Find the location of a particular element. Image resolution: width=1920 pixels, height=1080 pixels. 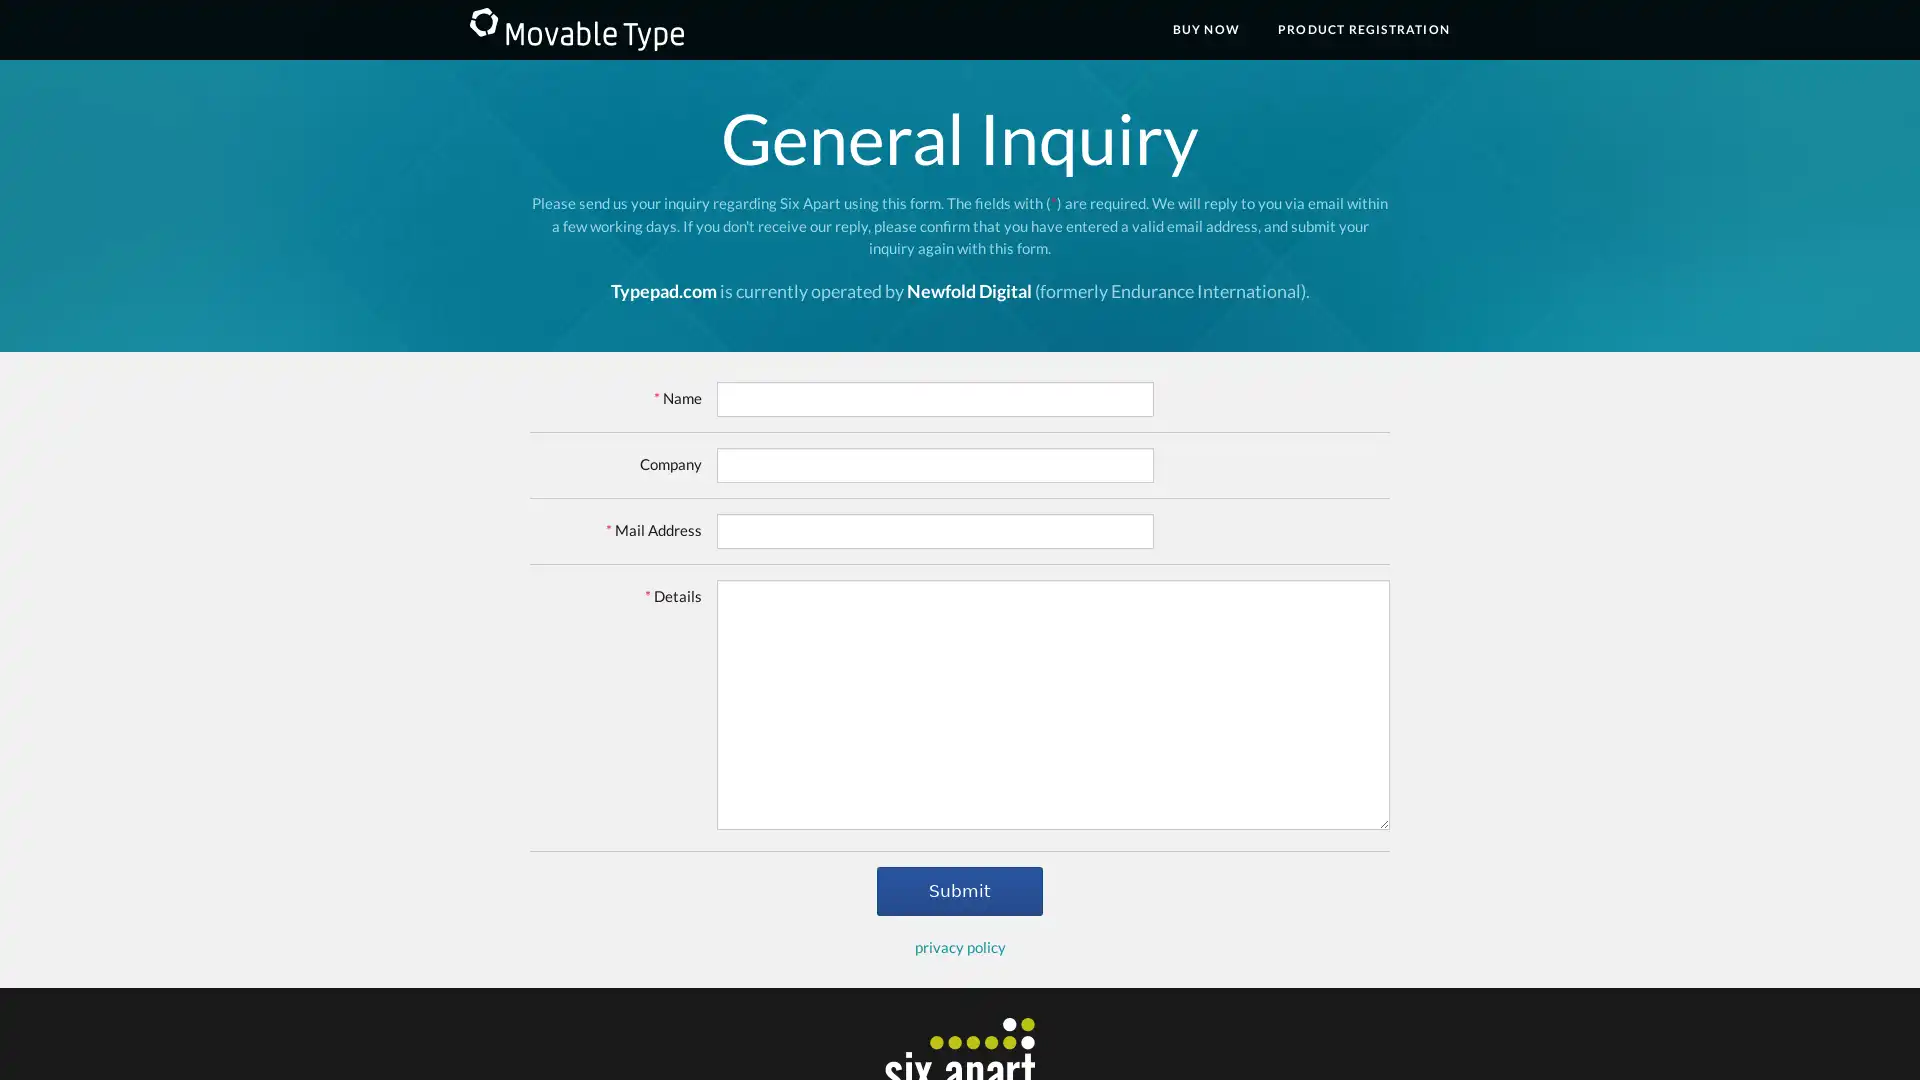

Submit is located at coordinates (958, 889).